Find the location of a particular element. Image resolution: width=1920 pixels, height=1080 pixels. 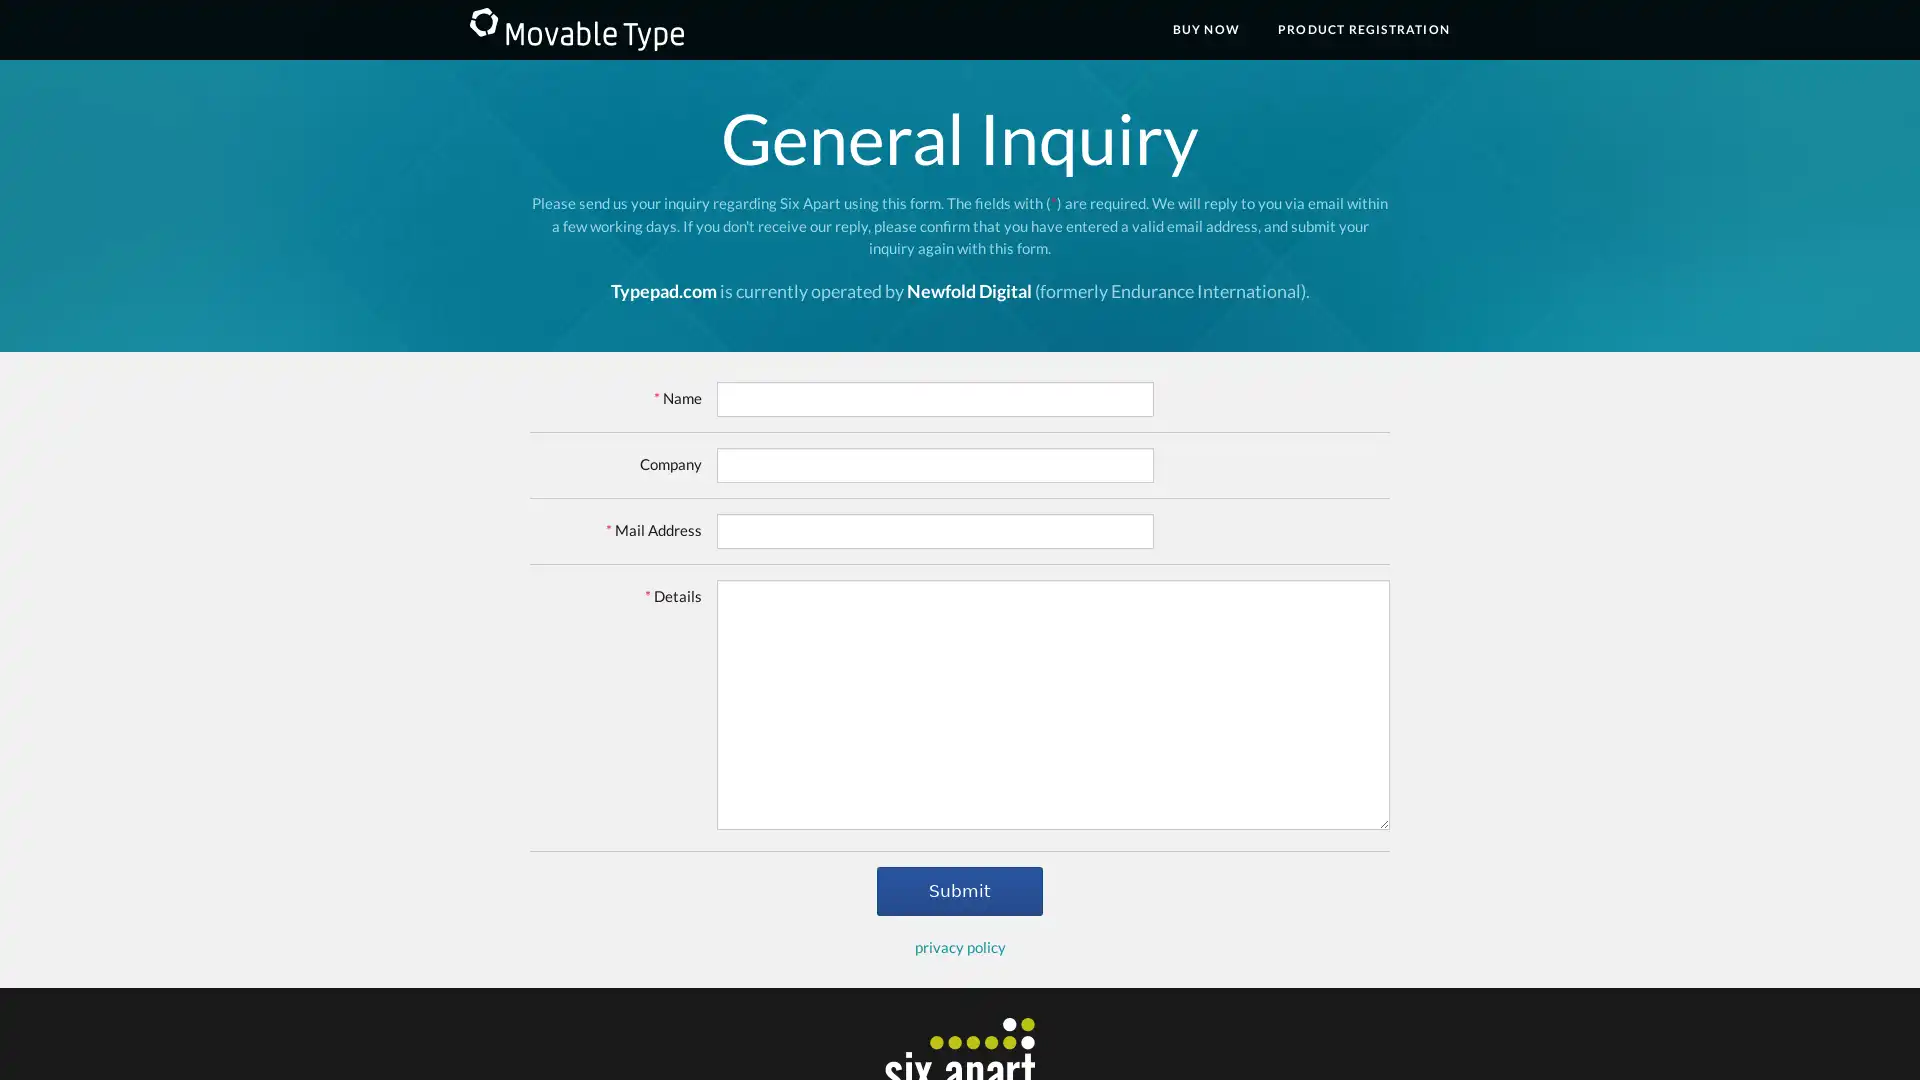

Submit is located at coordinates (958, 889).